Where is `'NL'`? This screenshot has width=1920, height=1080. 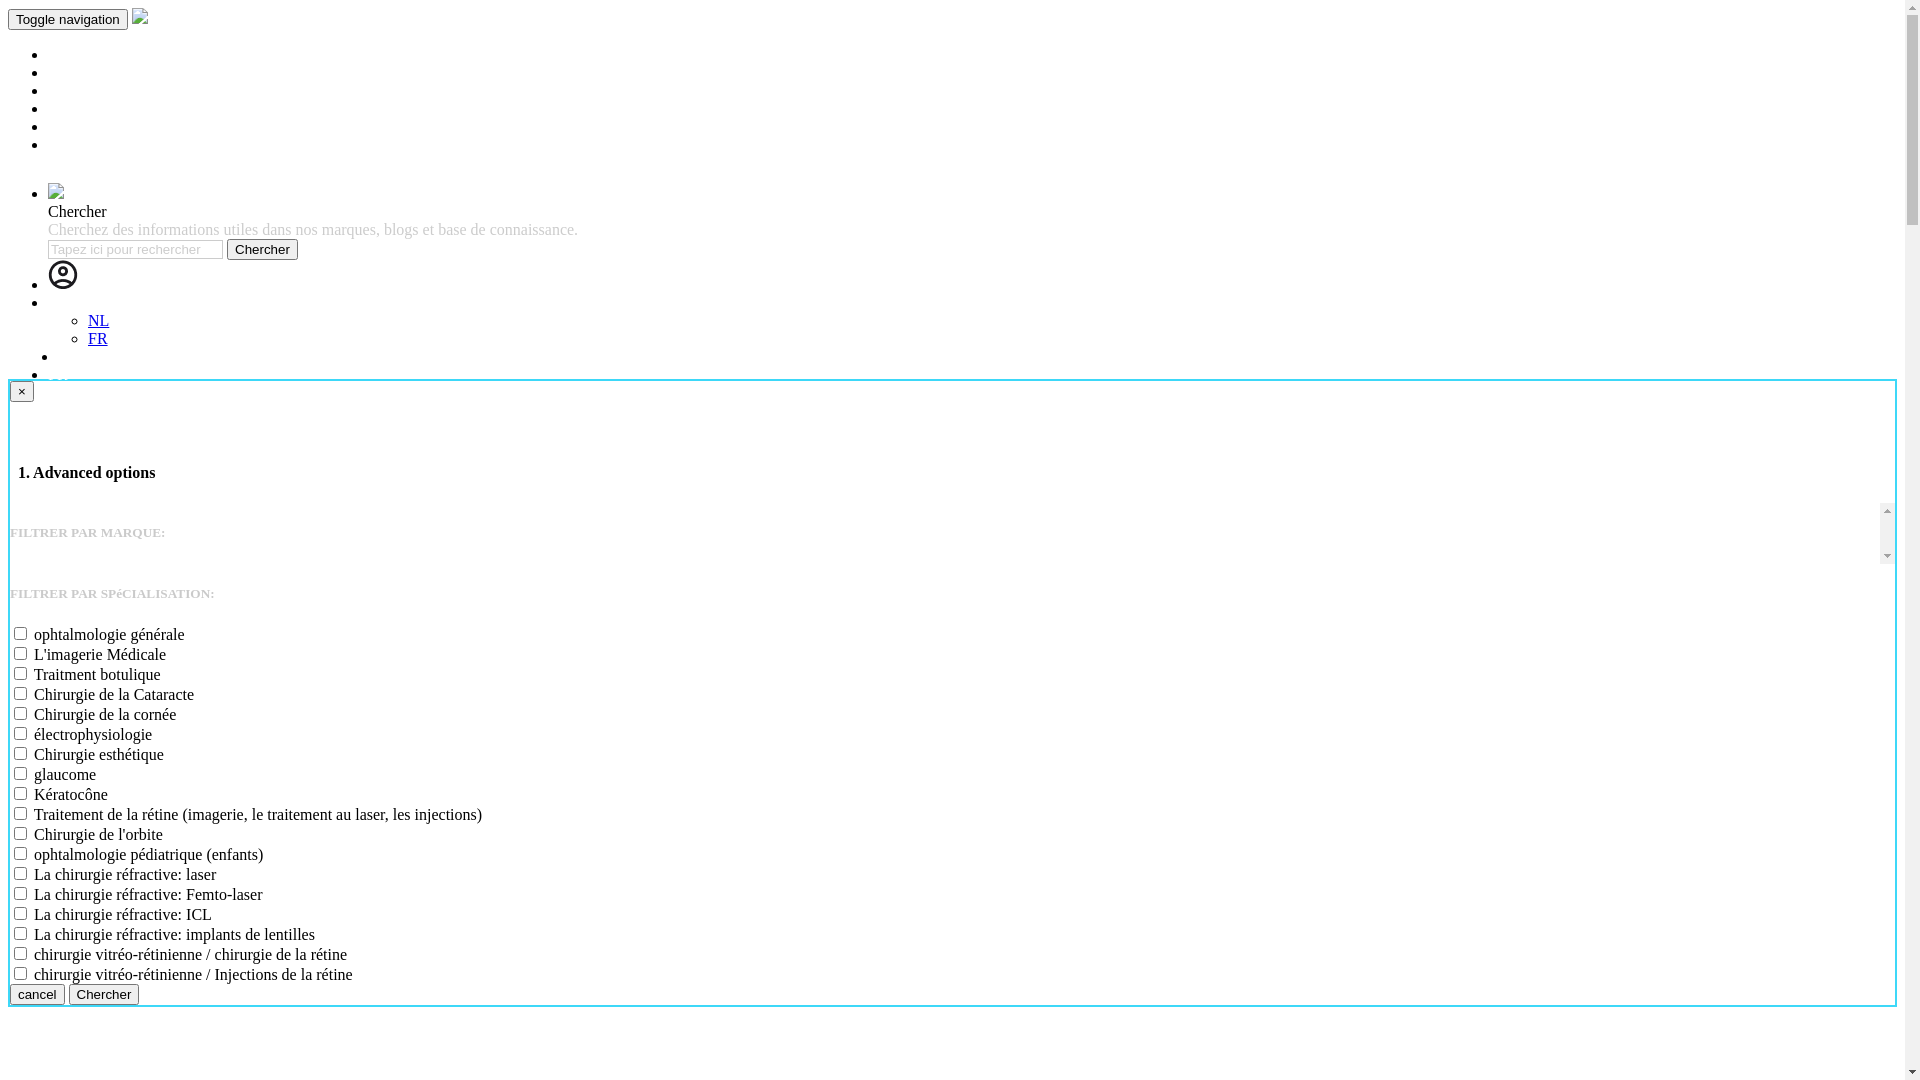 'NL' is located at coordinates (68, 355).